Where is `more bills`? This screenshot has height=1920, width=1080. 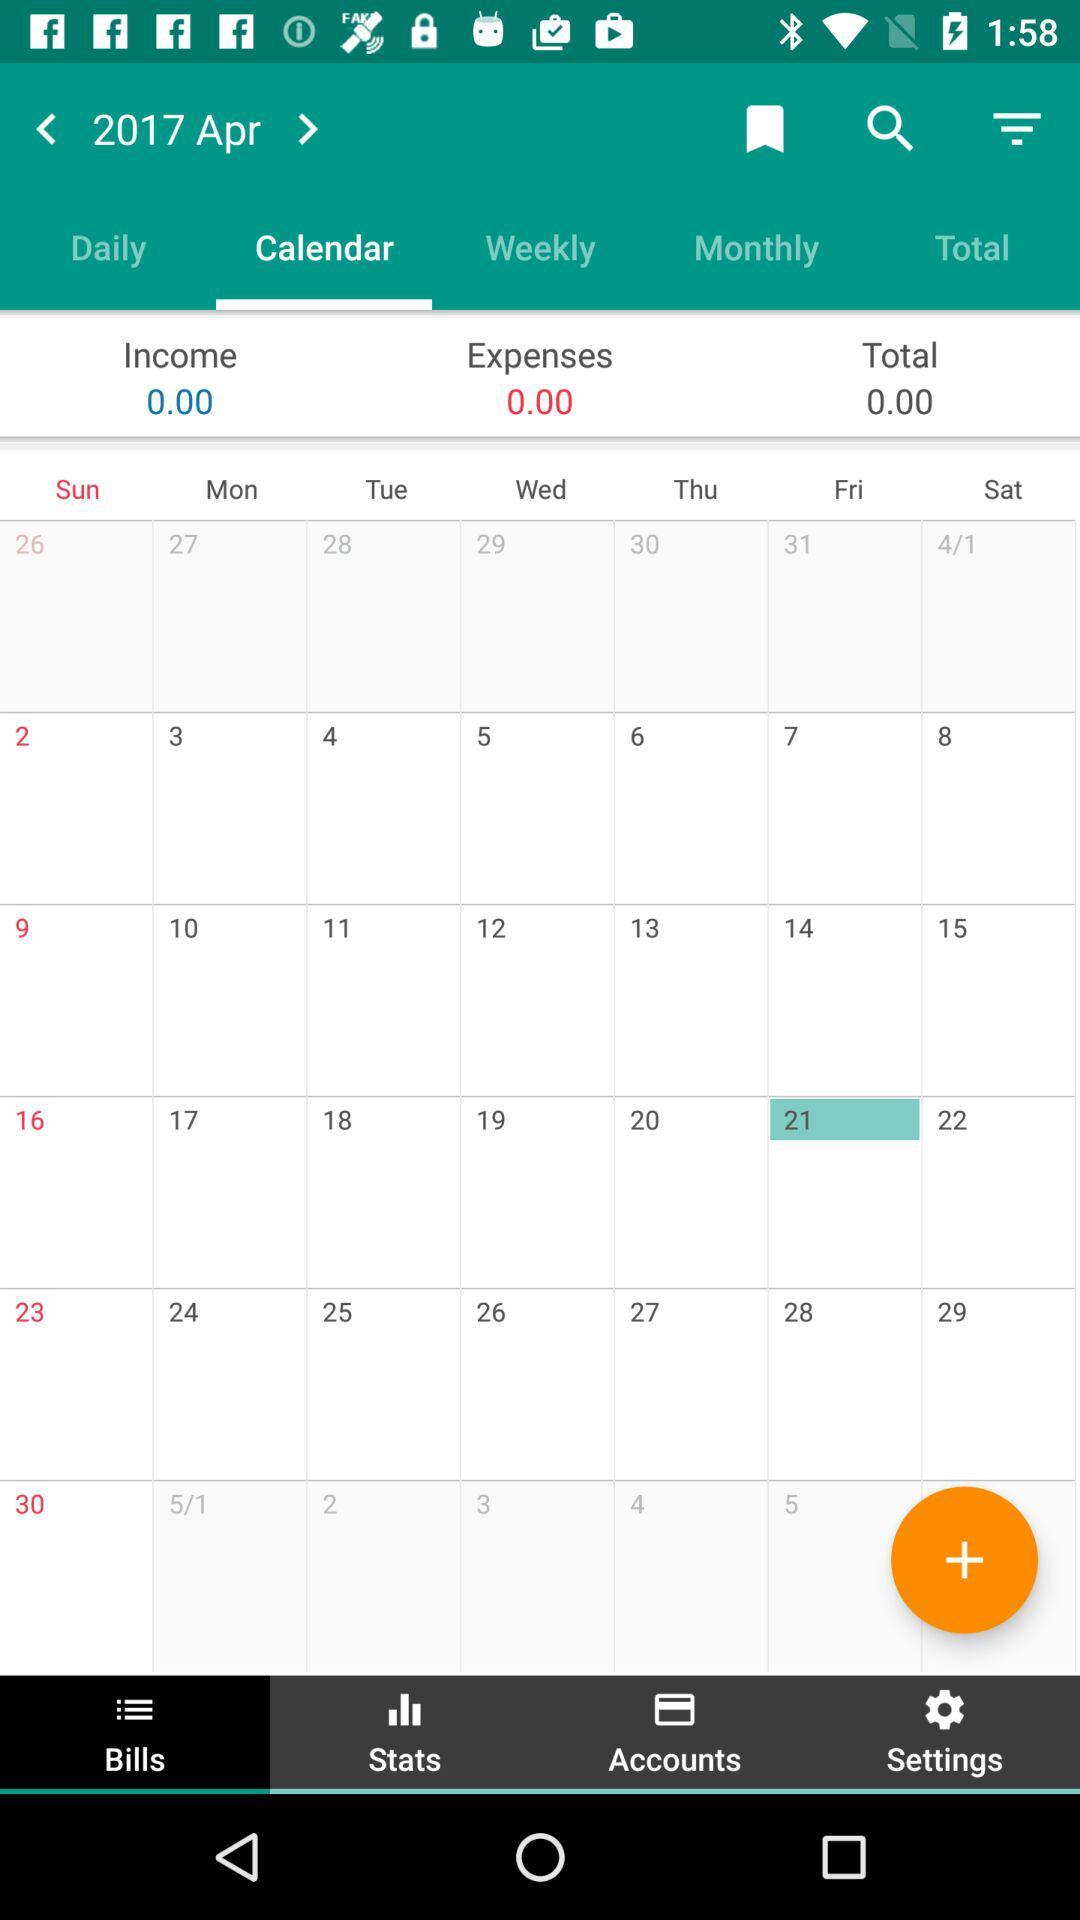 more bills is located at coordinates (963, 1559).